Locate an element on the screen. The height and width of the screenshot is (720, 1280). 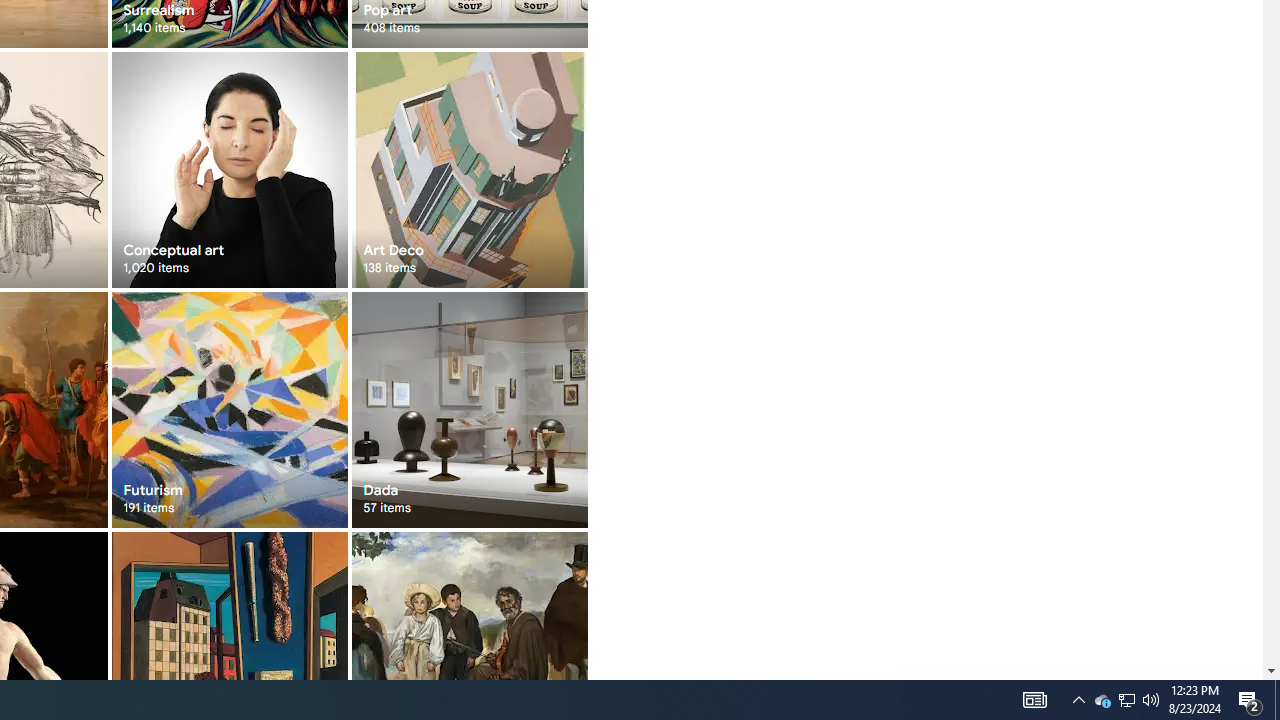
'Conceptual art 1,020 items' is located at coordinates (229, 168).